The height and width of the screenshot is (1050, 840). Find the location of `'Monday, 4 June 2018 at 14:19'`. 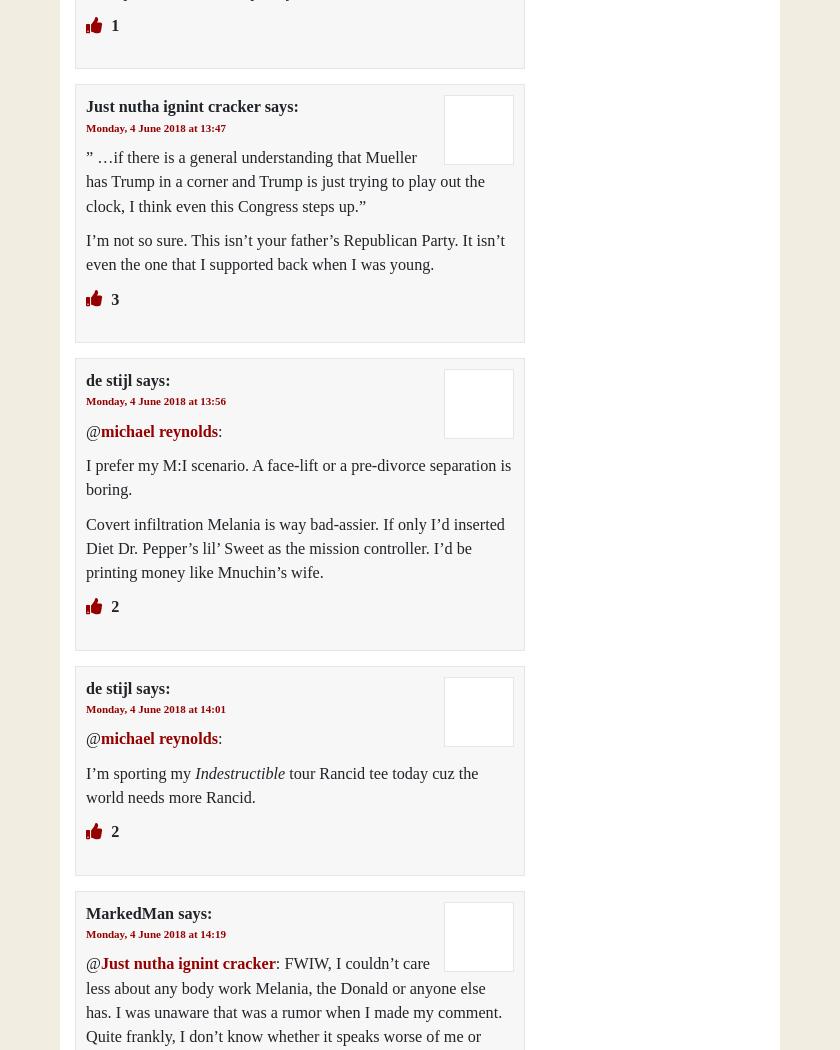

'Monday, 4 June 2018 at 14:19' is located at coordinates (155, 933).